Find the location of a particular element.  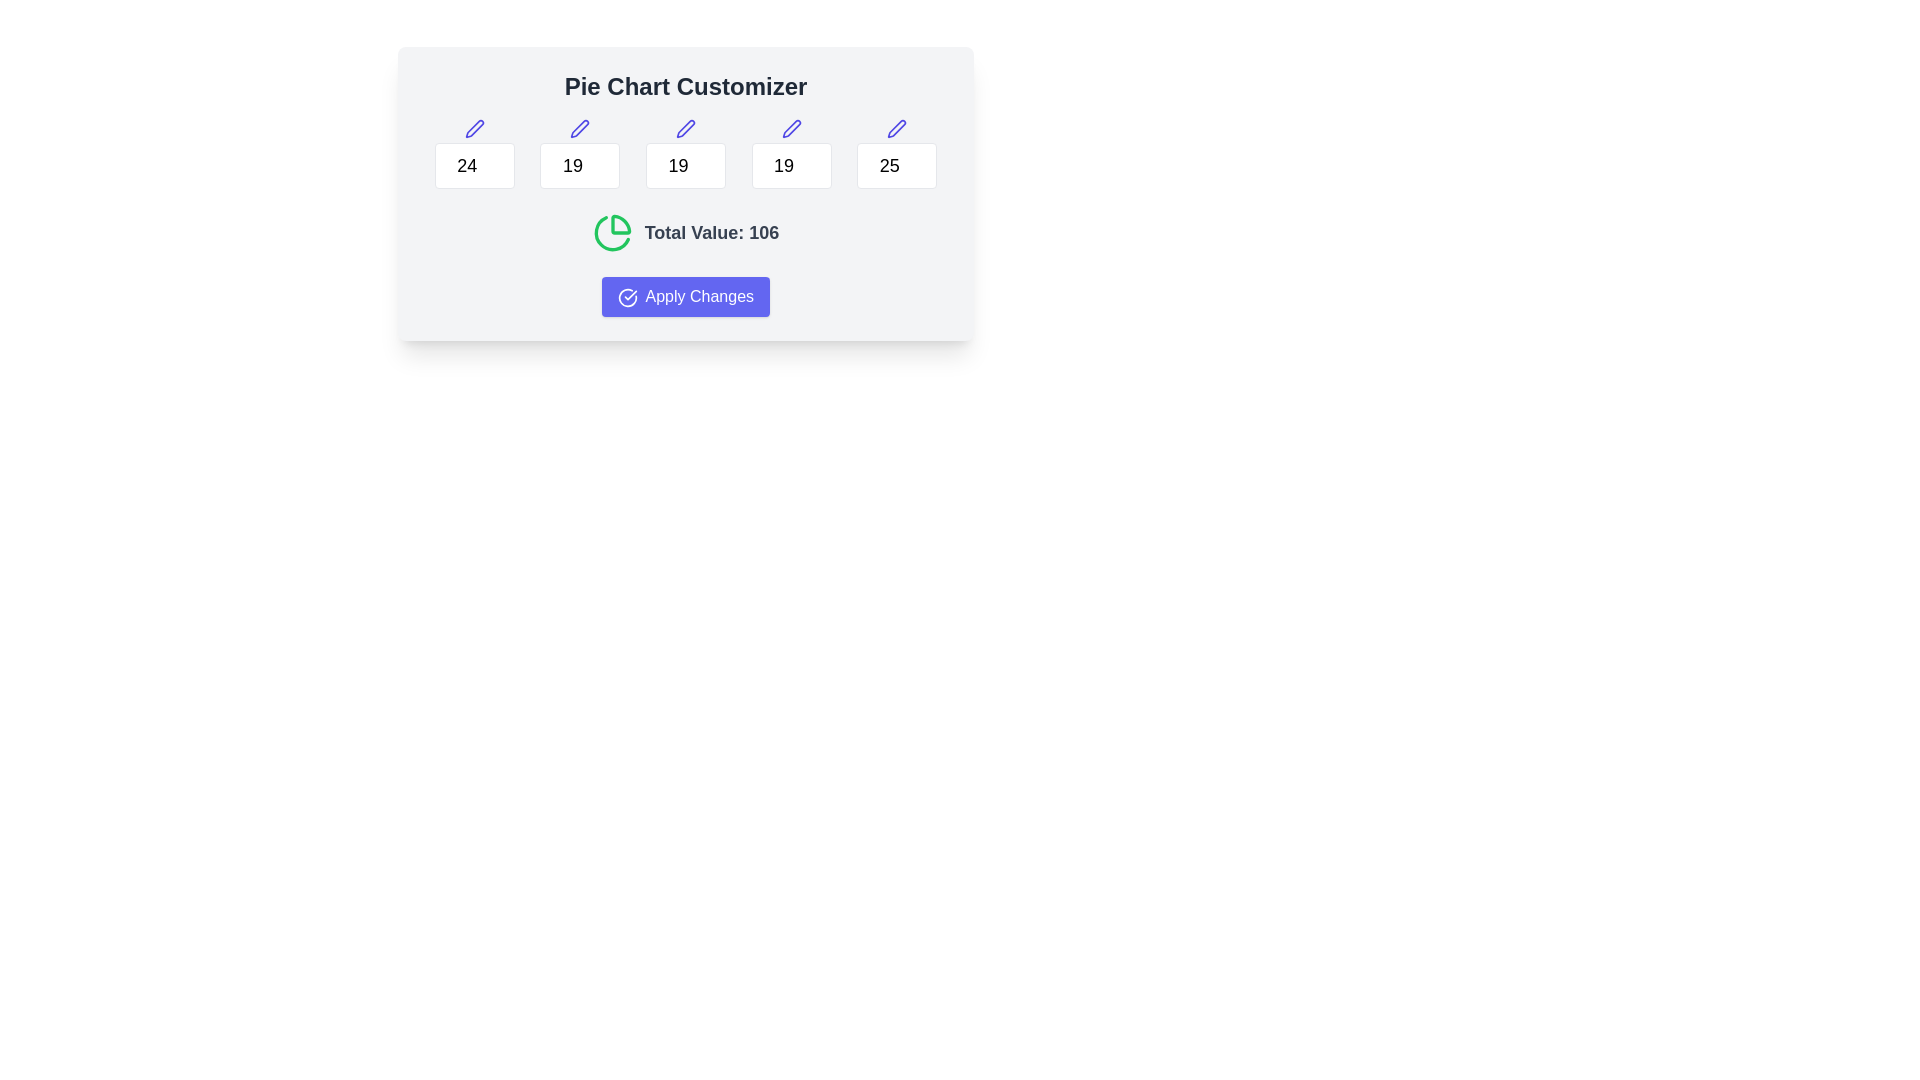

the edit icon button located above the numeric input box labeled '24' in the 'Pie Chart Customizer' interface is located at coordinates (473, 128).